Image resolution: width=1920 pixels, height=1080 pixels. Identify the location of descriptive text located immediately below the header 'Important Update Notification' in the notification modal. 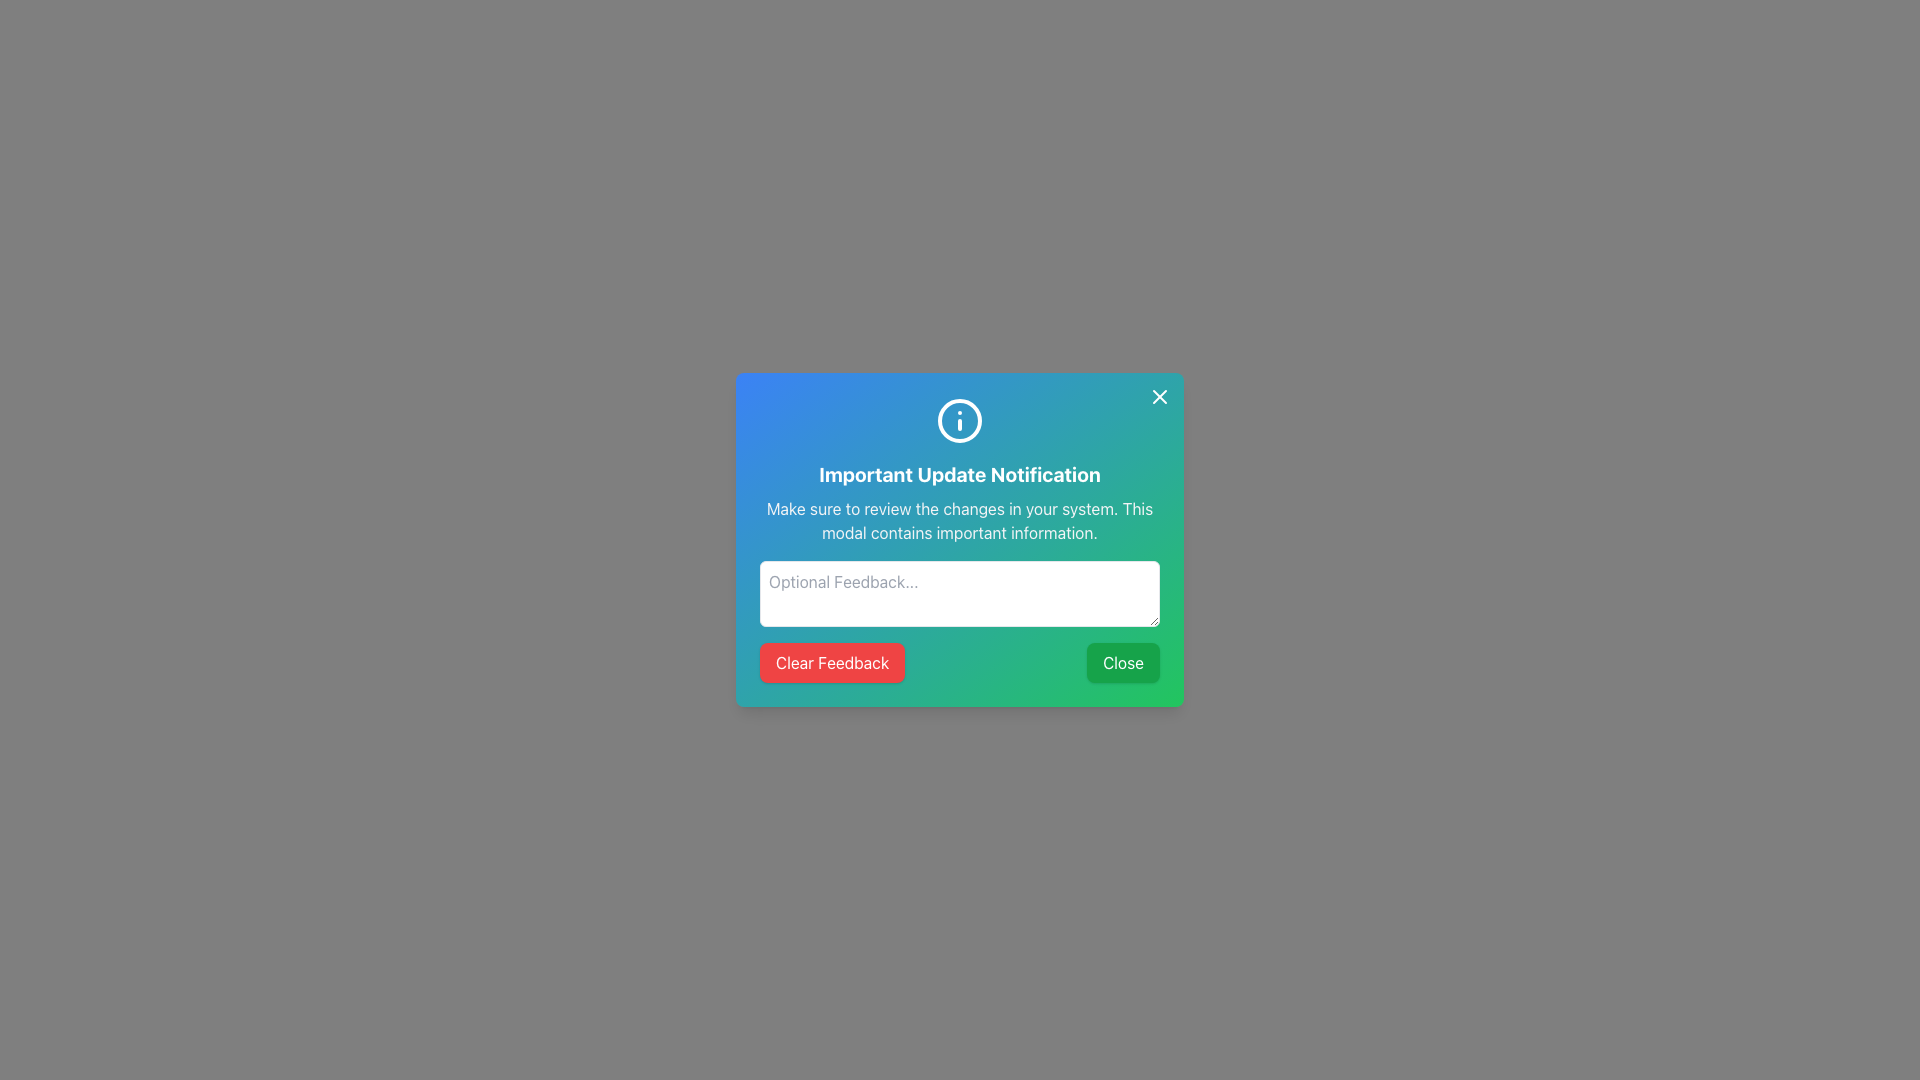
(960, 519).